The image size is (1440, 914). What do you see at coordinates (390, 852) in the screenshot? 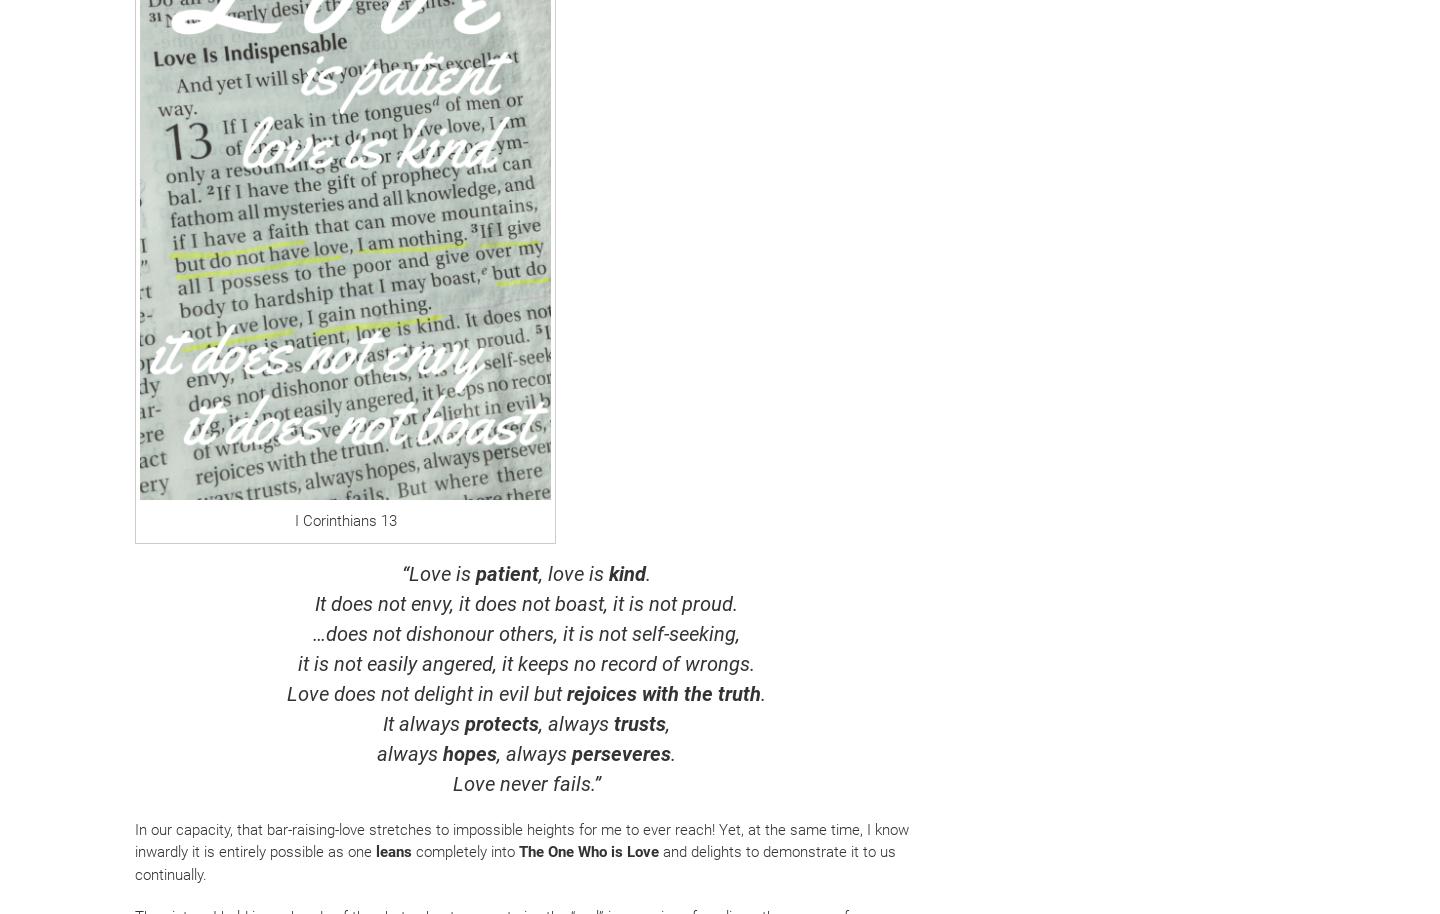
I see `'leans'` at bounding box center [390, 852].